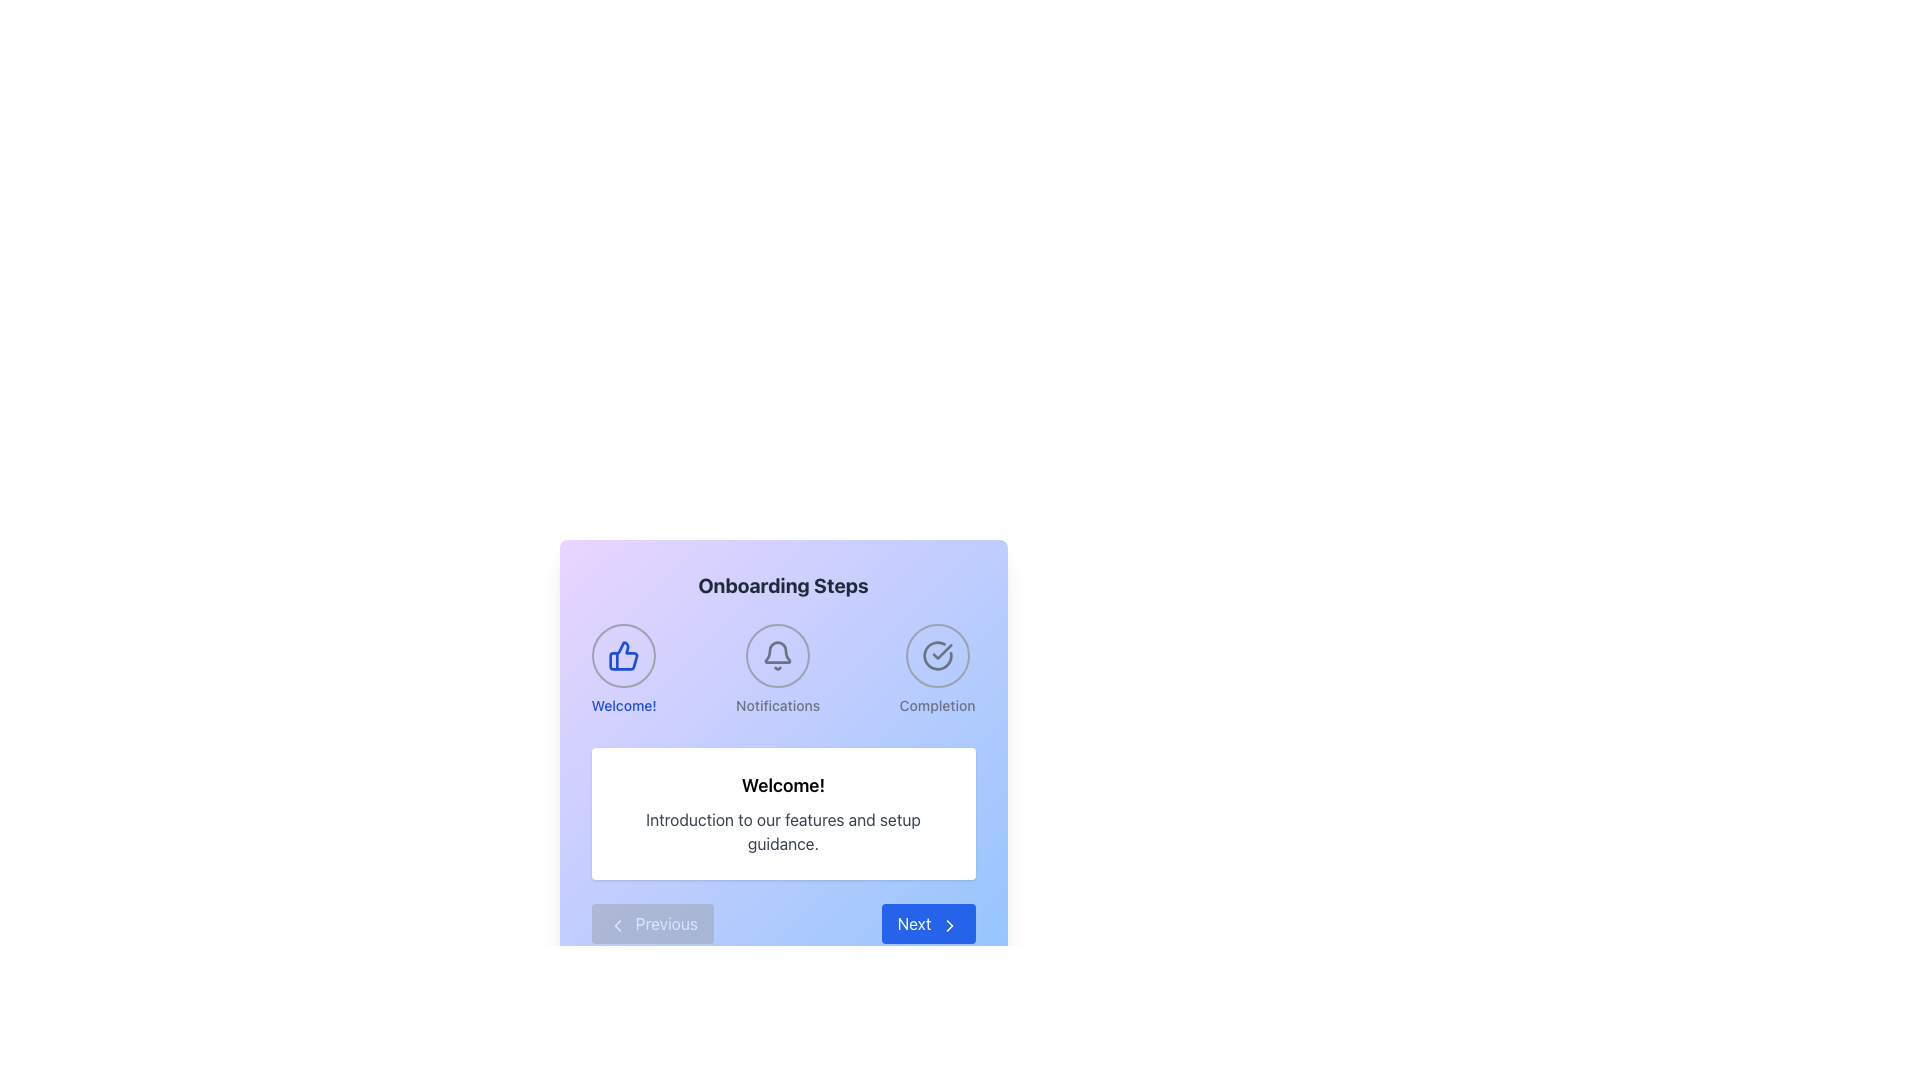  Describe the element at coordinates (782, 924) in the screenshot. I see `the 'Next' button on the Navigation Bar located at the bottom of the onboarding card to proceed to the next step` at that location.